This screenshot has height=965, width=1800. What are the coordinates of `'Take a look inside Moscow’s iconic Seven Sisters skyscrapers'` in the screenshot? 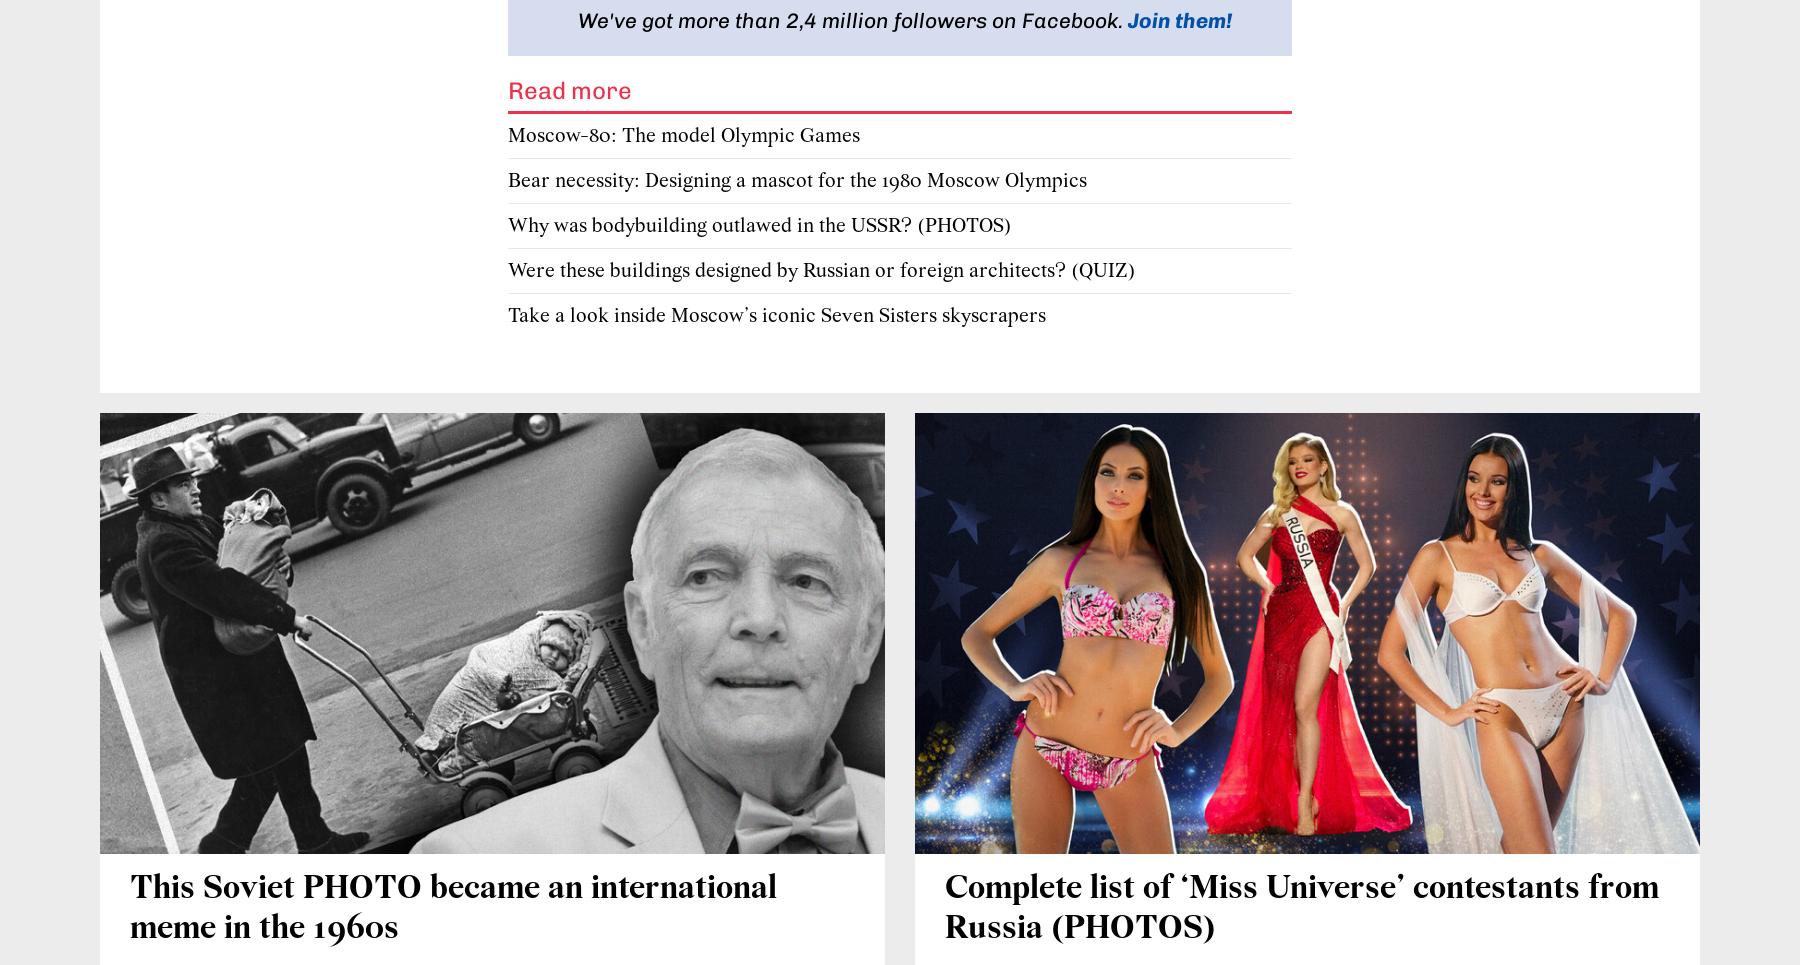 It's located at (776, 314).